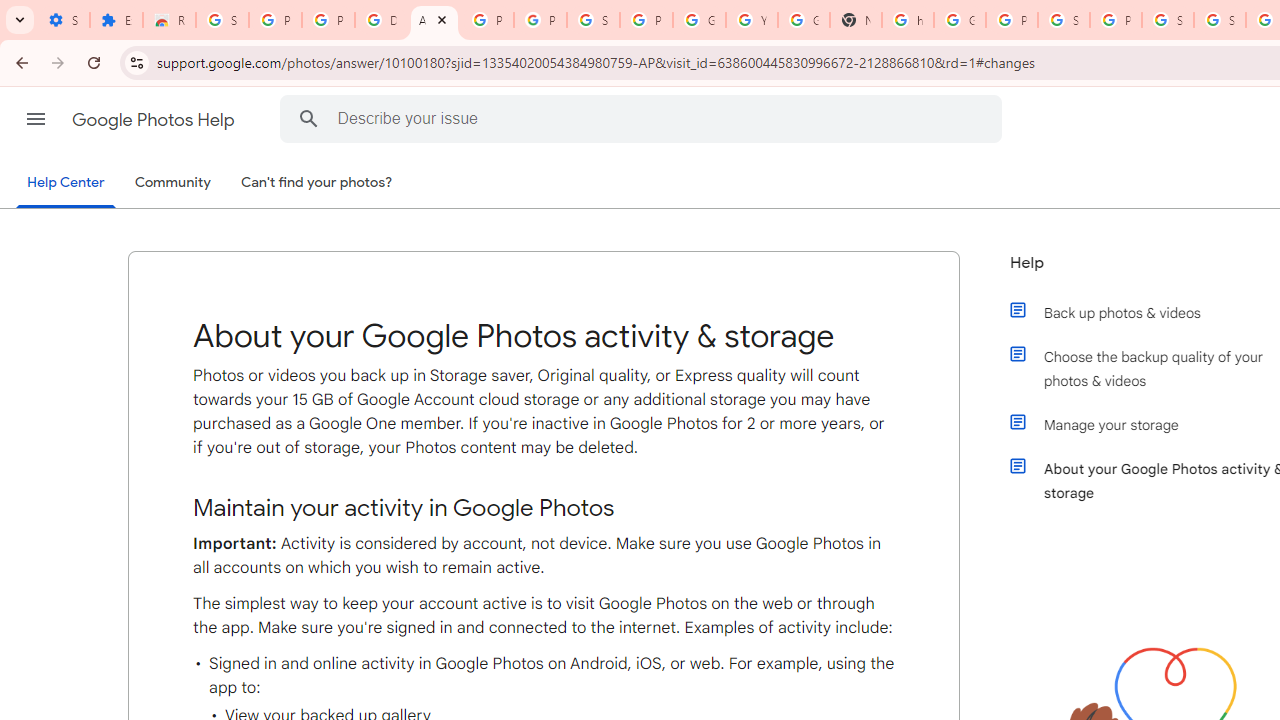 The width and height of the screenshot is (1280, 720). What do you see at coordinates (751, 20) in the screenshot?
I see `'YouTube'` at bounding box center [751, 20].